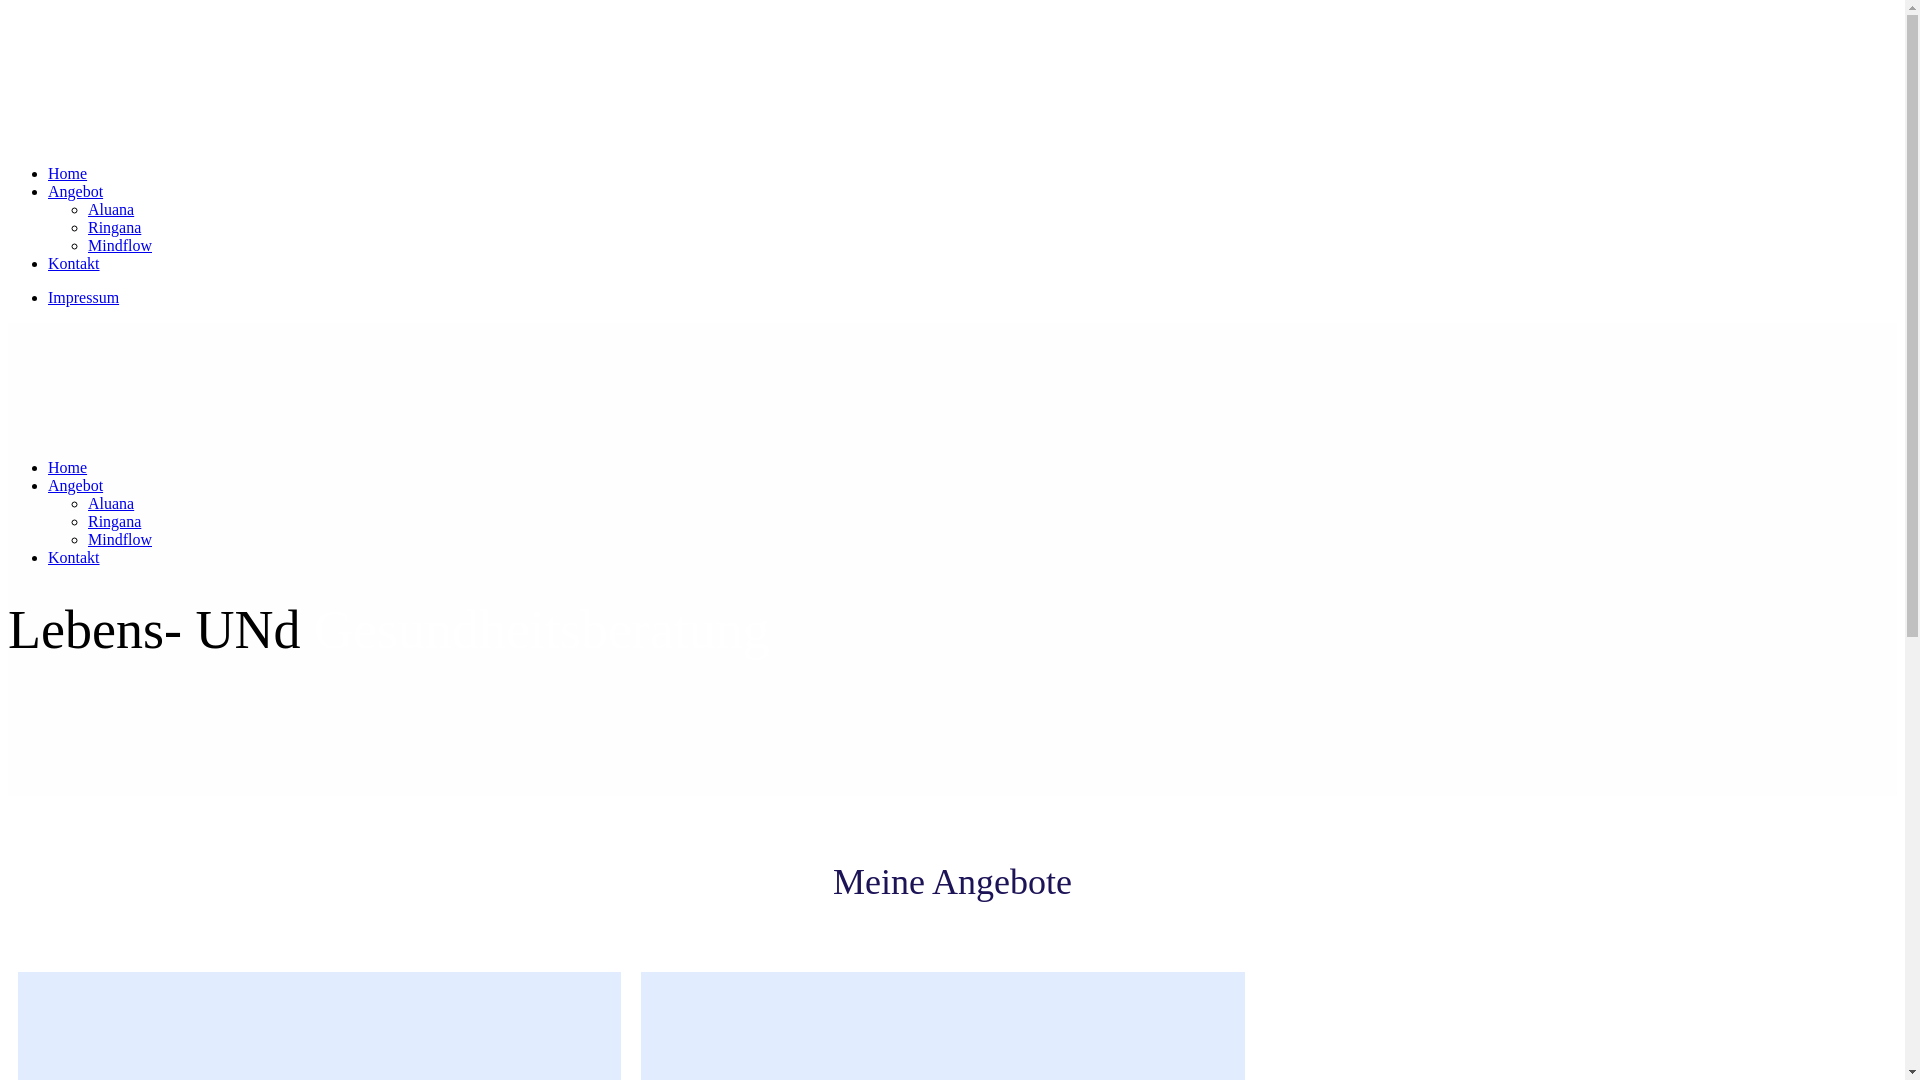  I want to click on 'Angebot', so click(75, 485).